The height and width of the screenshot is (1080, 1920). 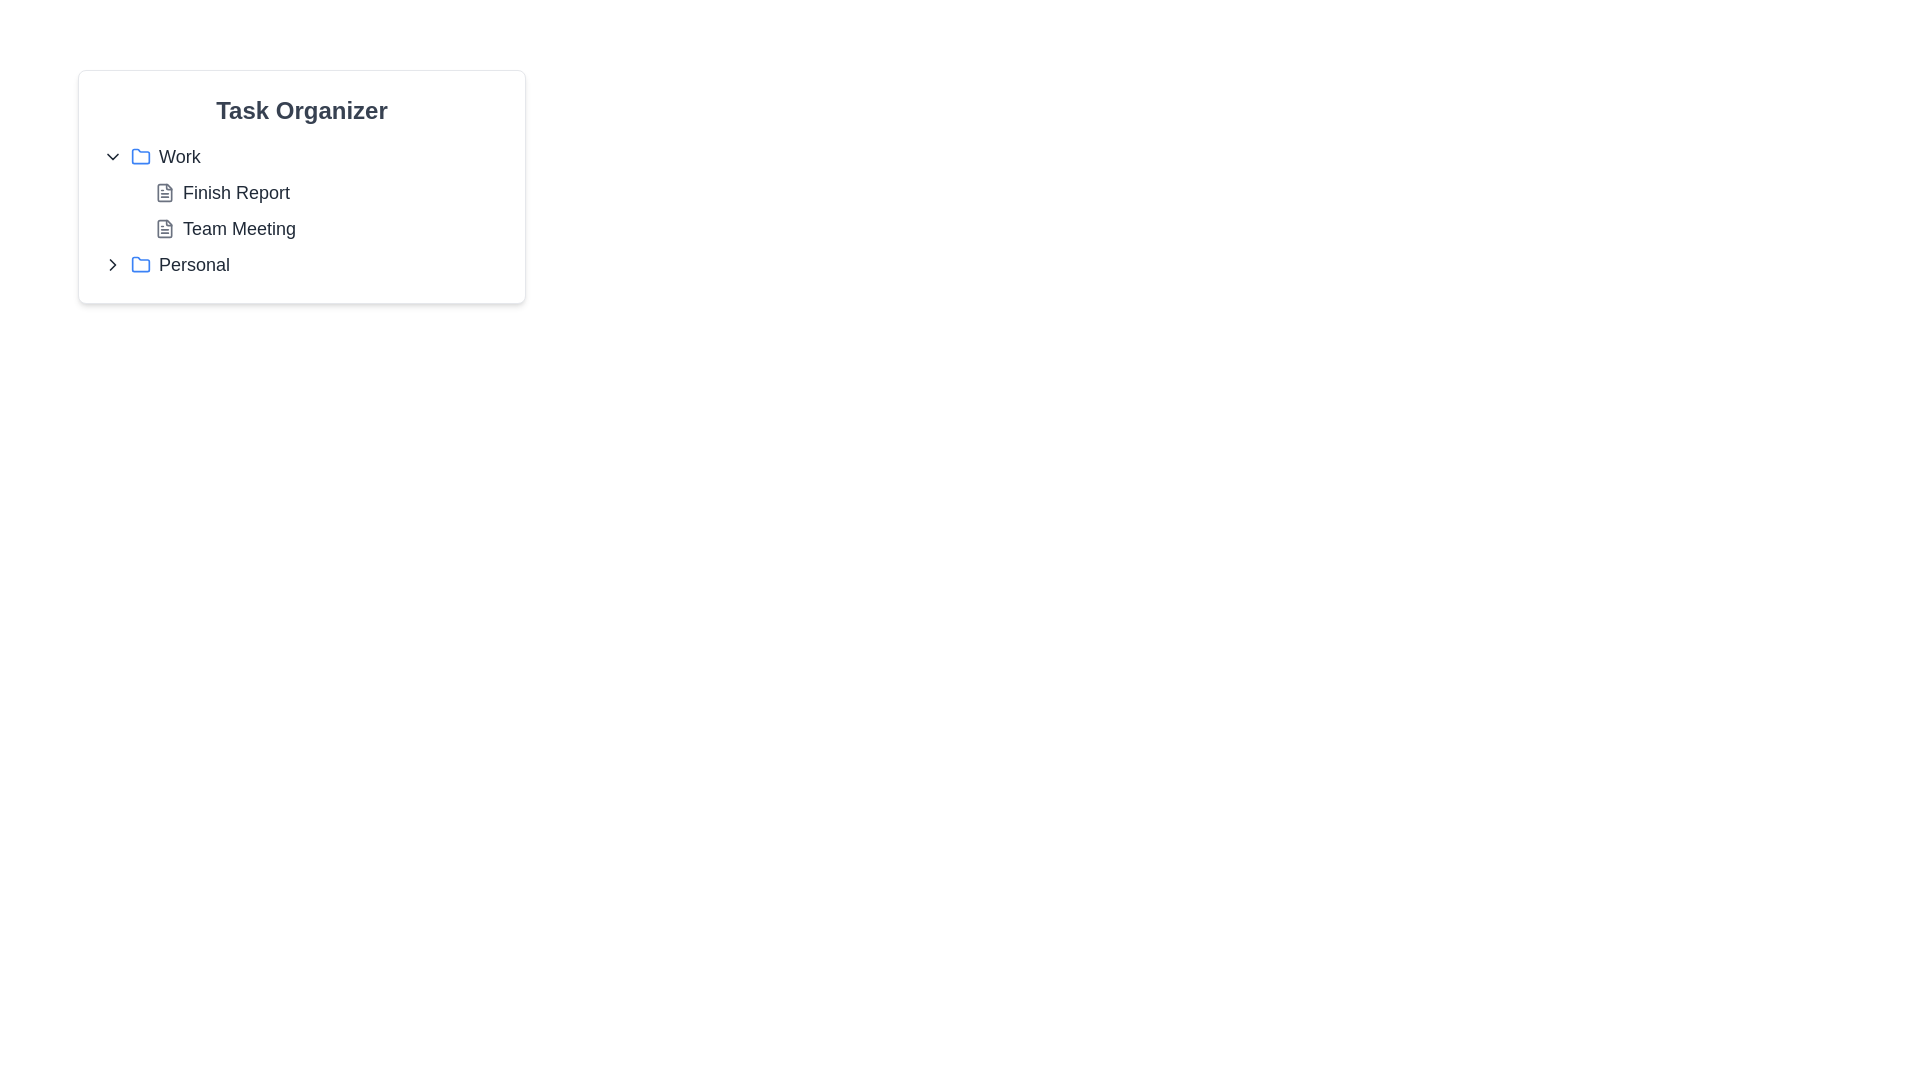 What do you see at coordinates (112, 264) in the screenshot?
I see `the chevron icon toggle button for the 'Personal' list entry to potentially display more information or highlight it` at bounding box center [112, 264].